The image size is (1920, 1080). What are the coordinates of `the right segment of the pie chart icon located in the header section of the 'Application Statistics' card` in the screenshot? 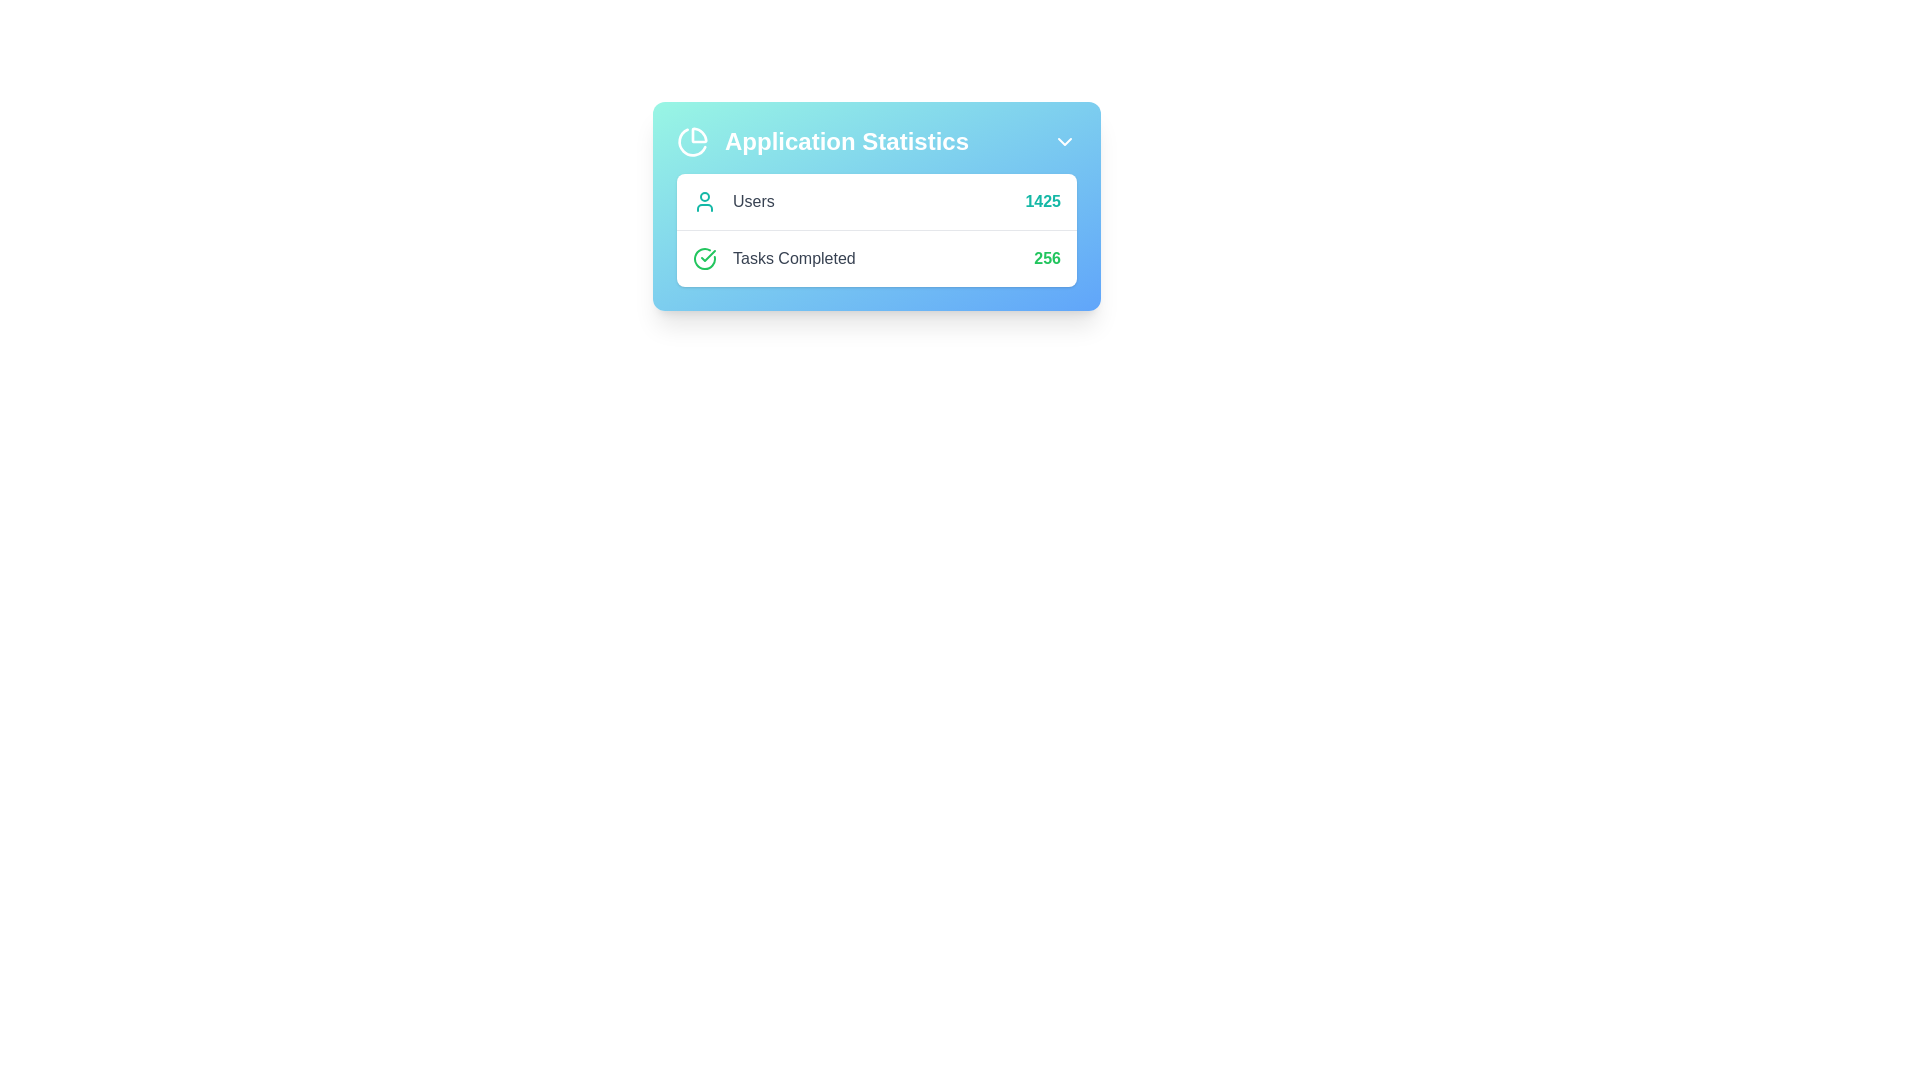 It's located at (699, 135).